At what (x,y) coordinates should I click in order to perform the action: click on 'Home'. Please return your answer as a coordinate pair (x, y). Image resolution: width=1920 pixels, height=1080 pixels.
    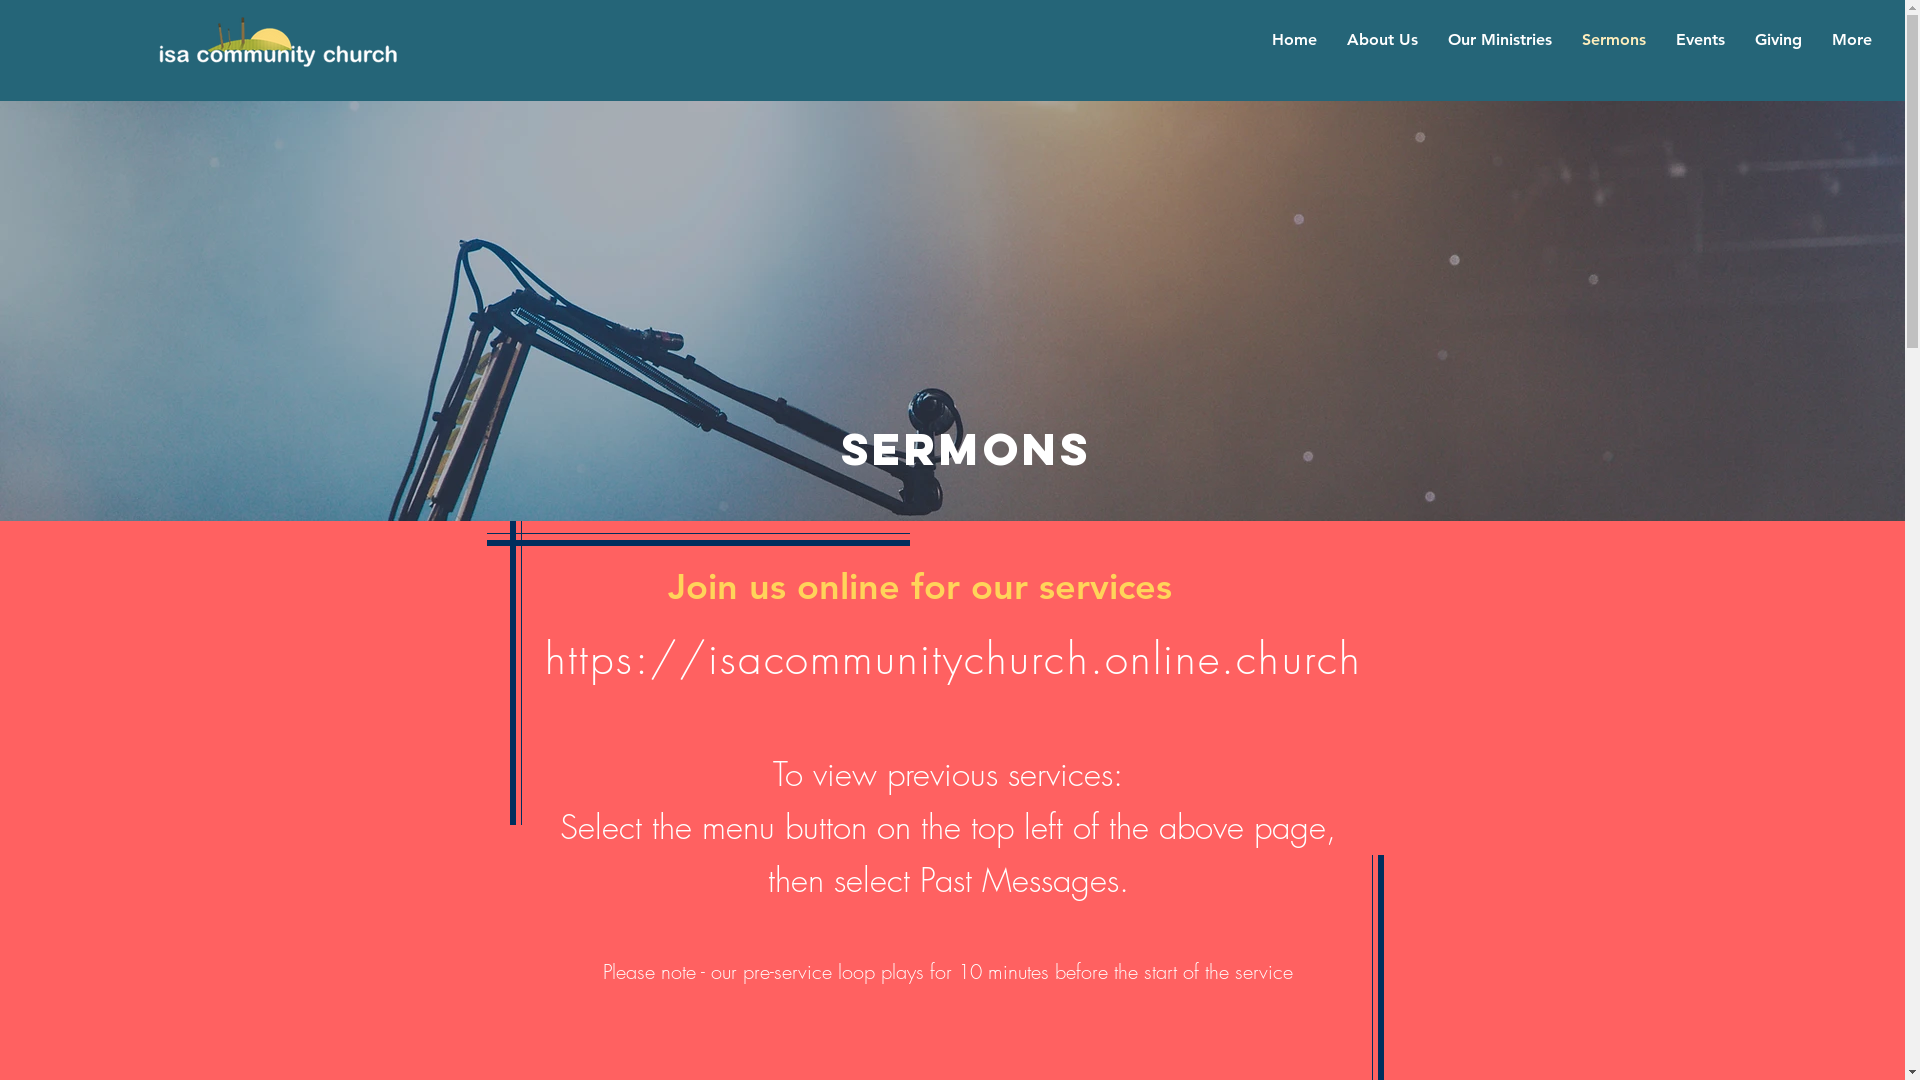
    Looking at the image, I should click on (1293, 39).